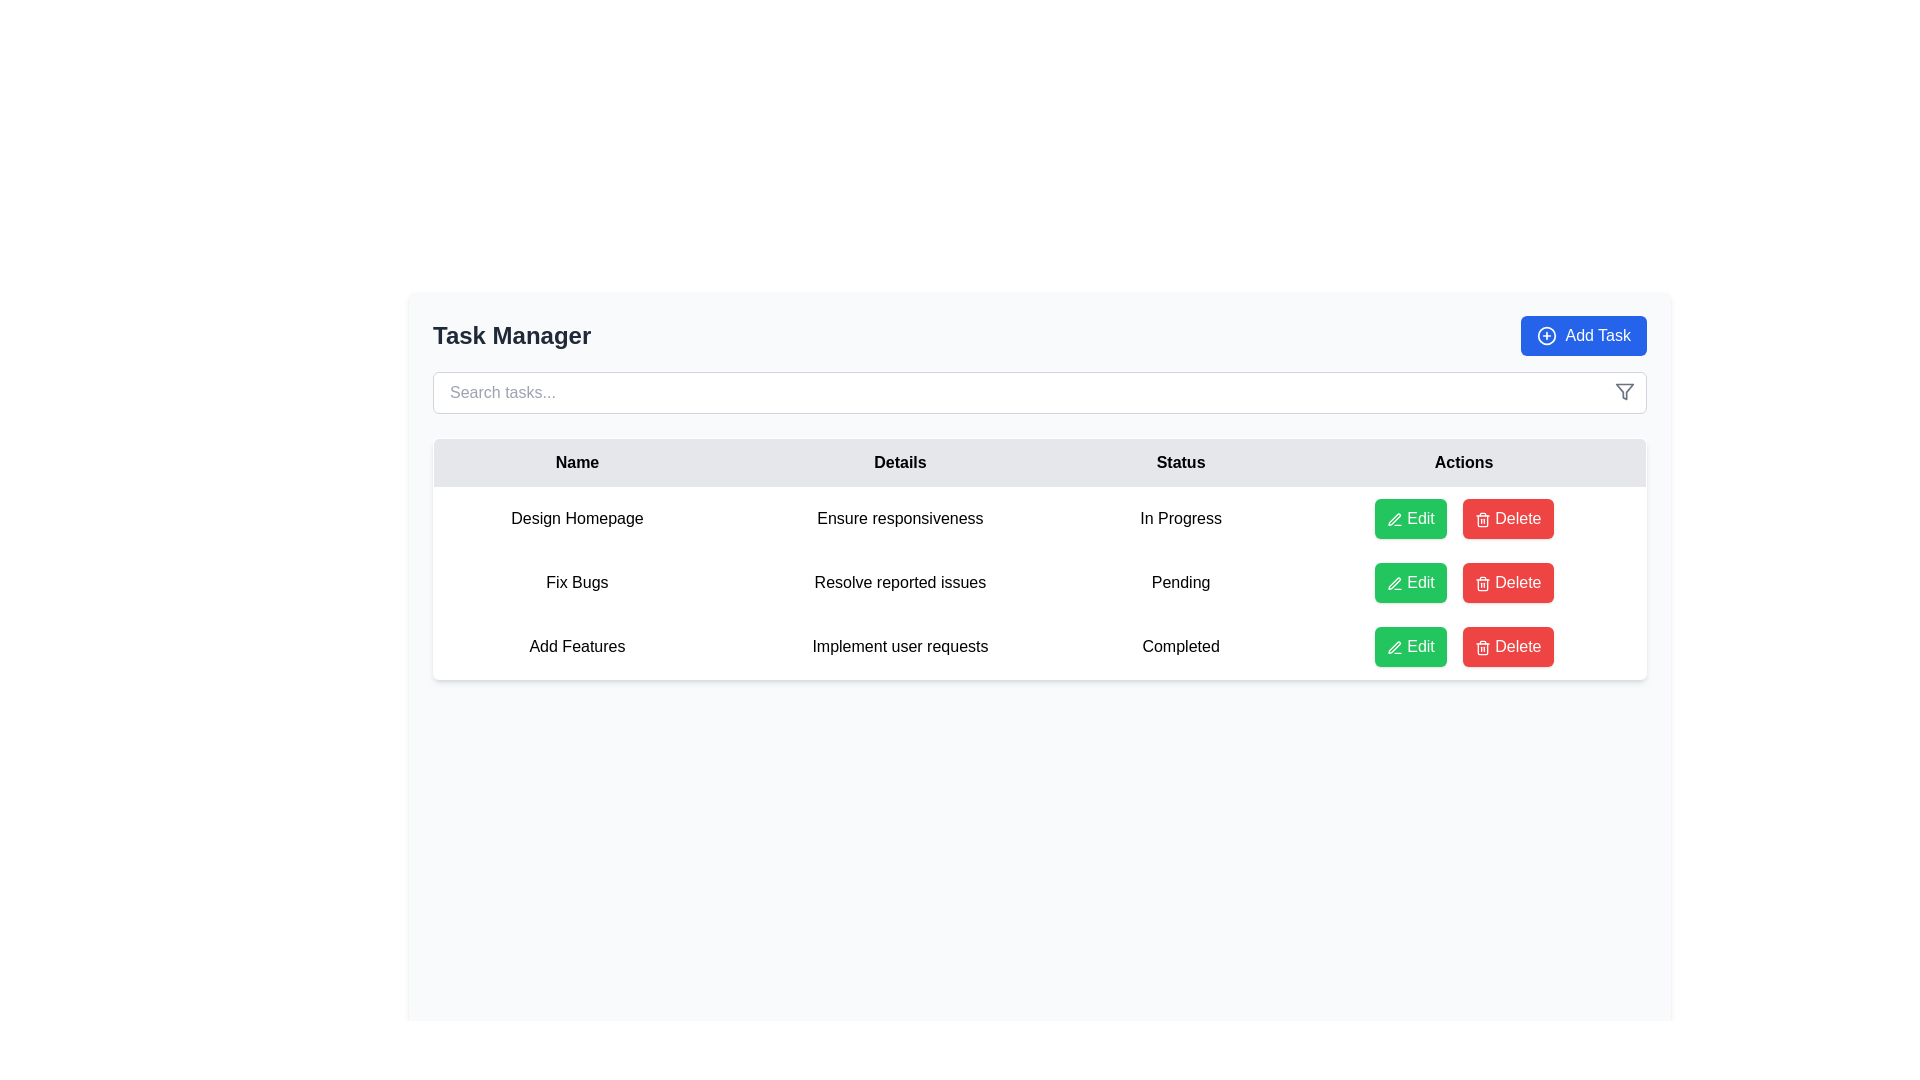  Describe the element at coordinates (1508, 518) in the screenshot. I see `the 'Delete' button with a red background and white text` at that location.